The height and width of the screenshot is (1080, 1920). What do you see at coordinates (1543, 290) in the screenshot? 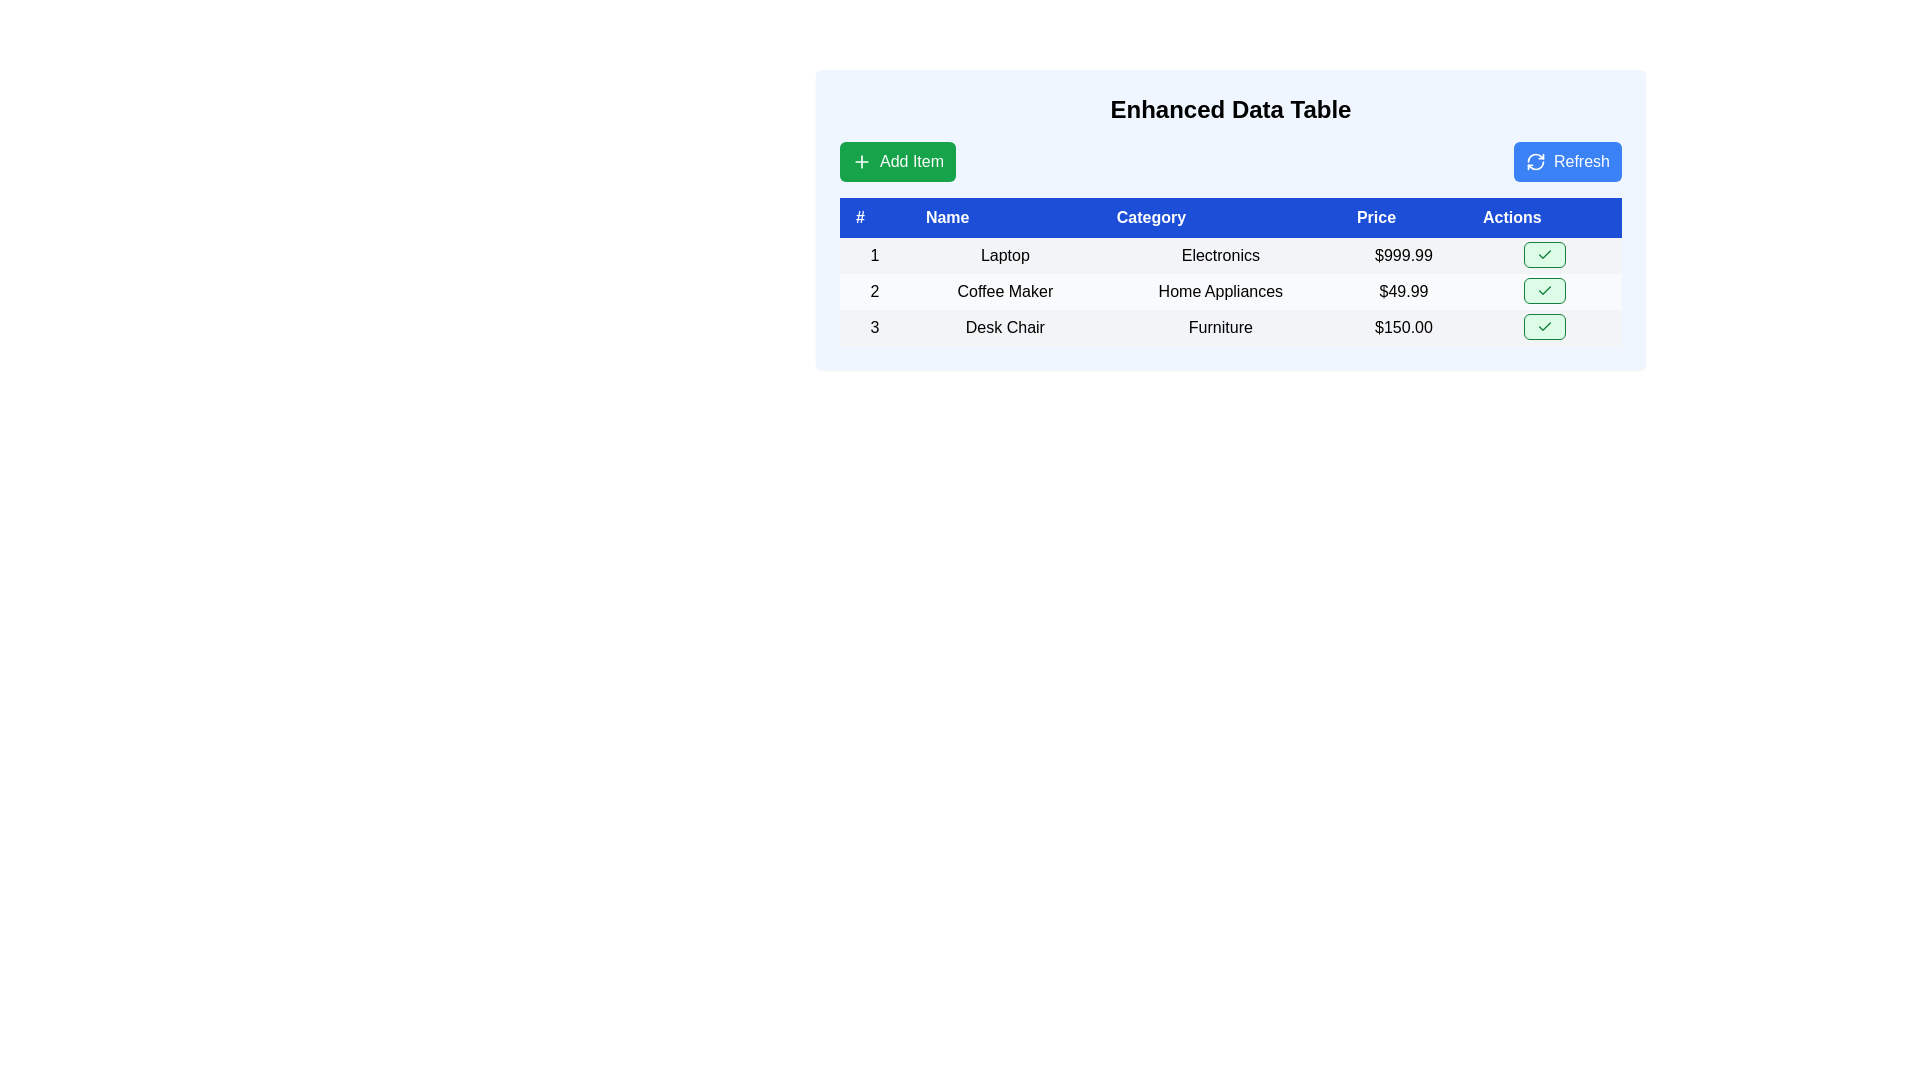
I see `the green button containing the check mark icon located in the 'Actions' column of the second row in the data table` at bounding box center [1543, 290].